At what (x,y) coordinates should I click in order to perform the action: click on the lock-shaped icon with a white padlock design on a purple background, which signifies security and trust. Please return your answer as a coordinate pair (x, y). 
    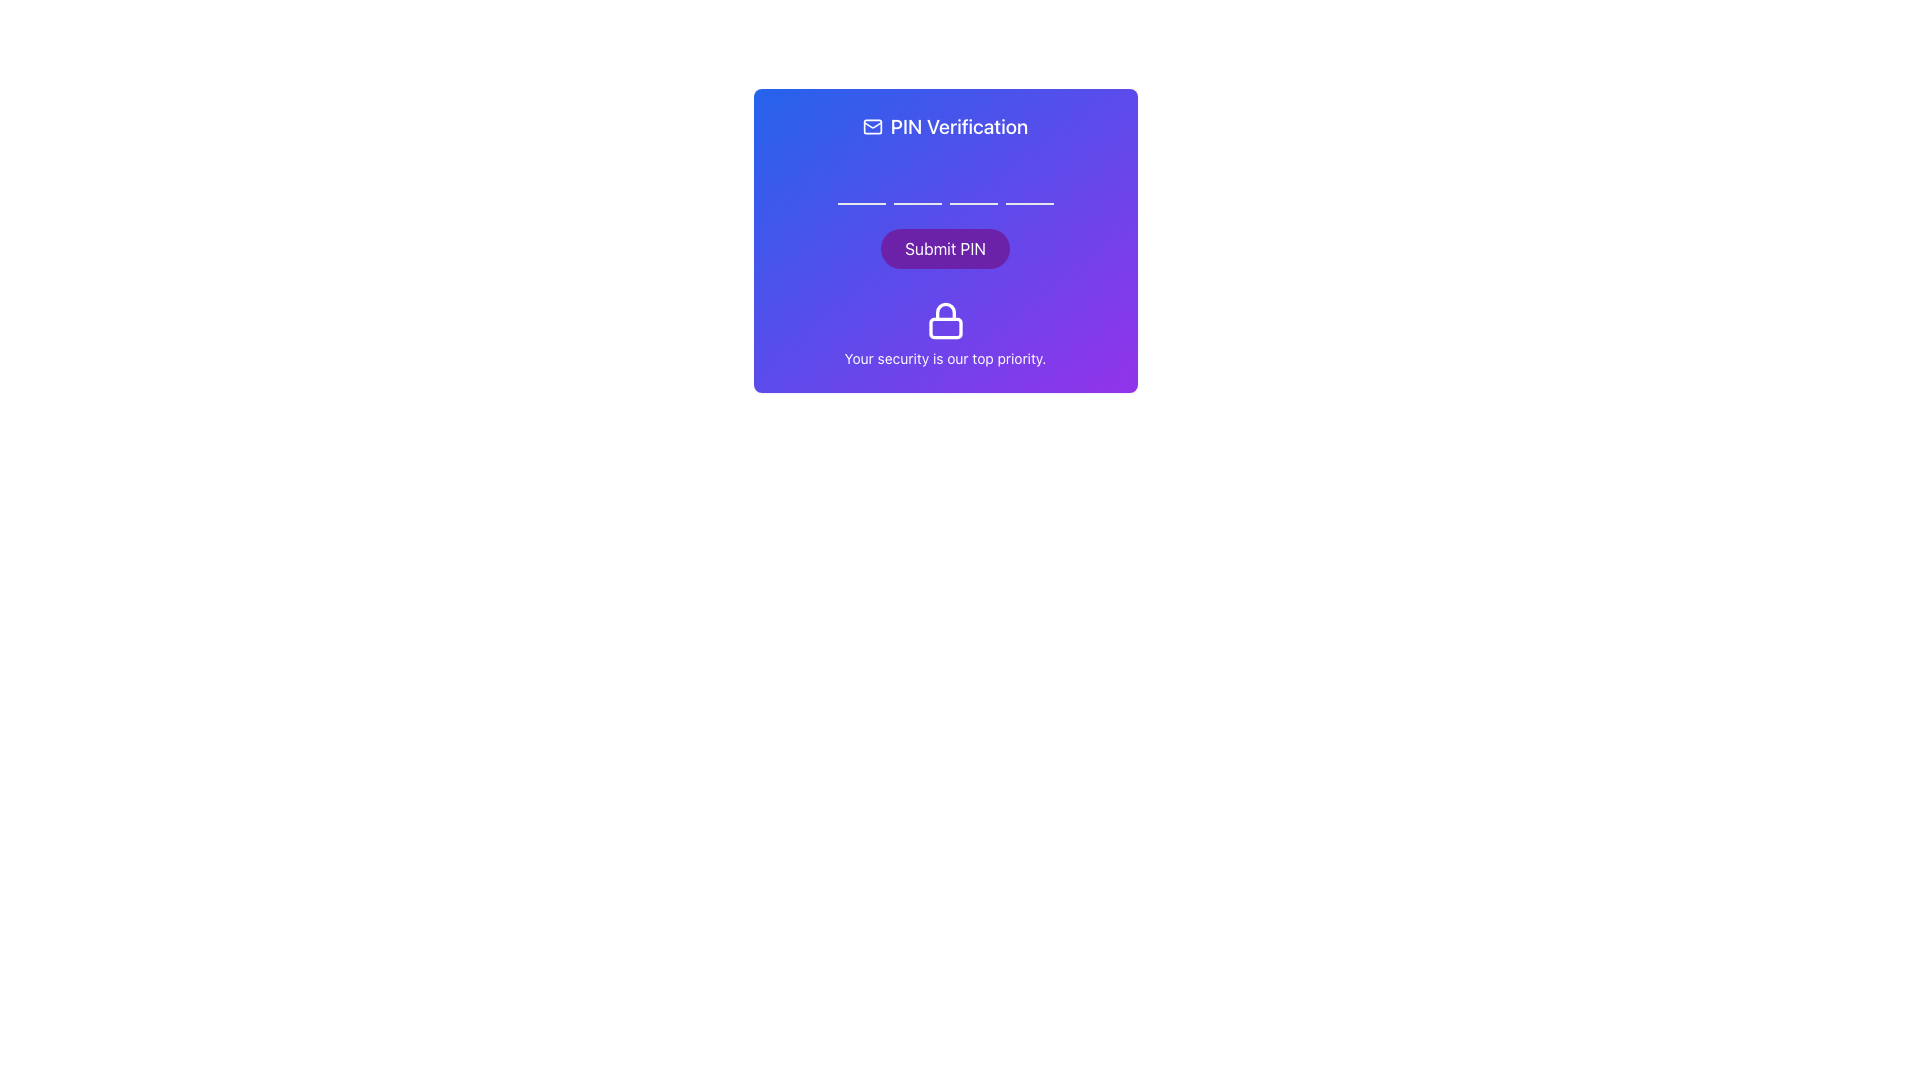
    Looking at the image, I should click on (944, 319).